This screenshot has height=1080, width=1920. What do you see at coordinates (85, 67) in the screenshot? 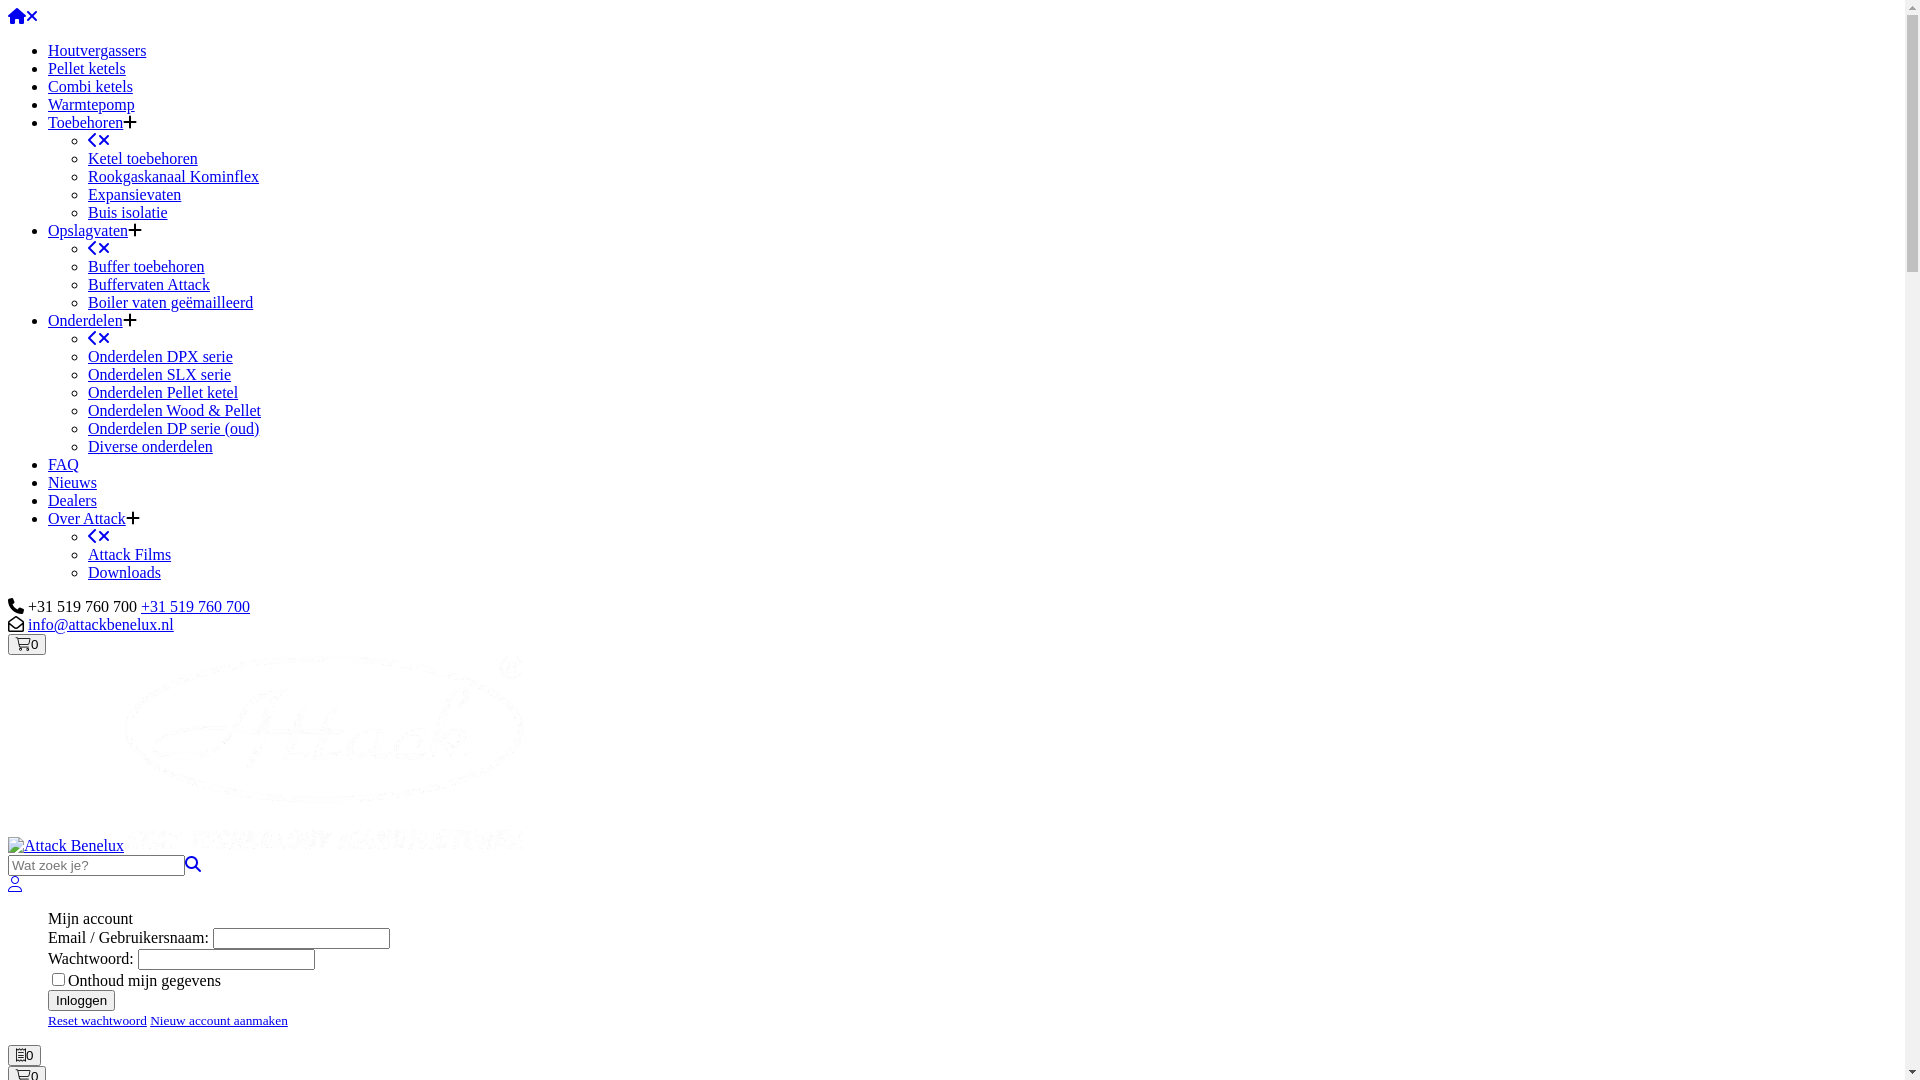
I see `'Pellet ketels'` at bounding box center [85, 67].